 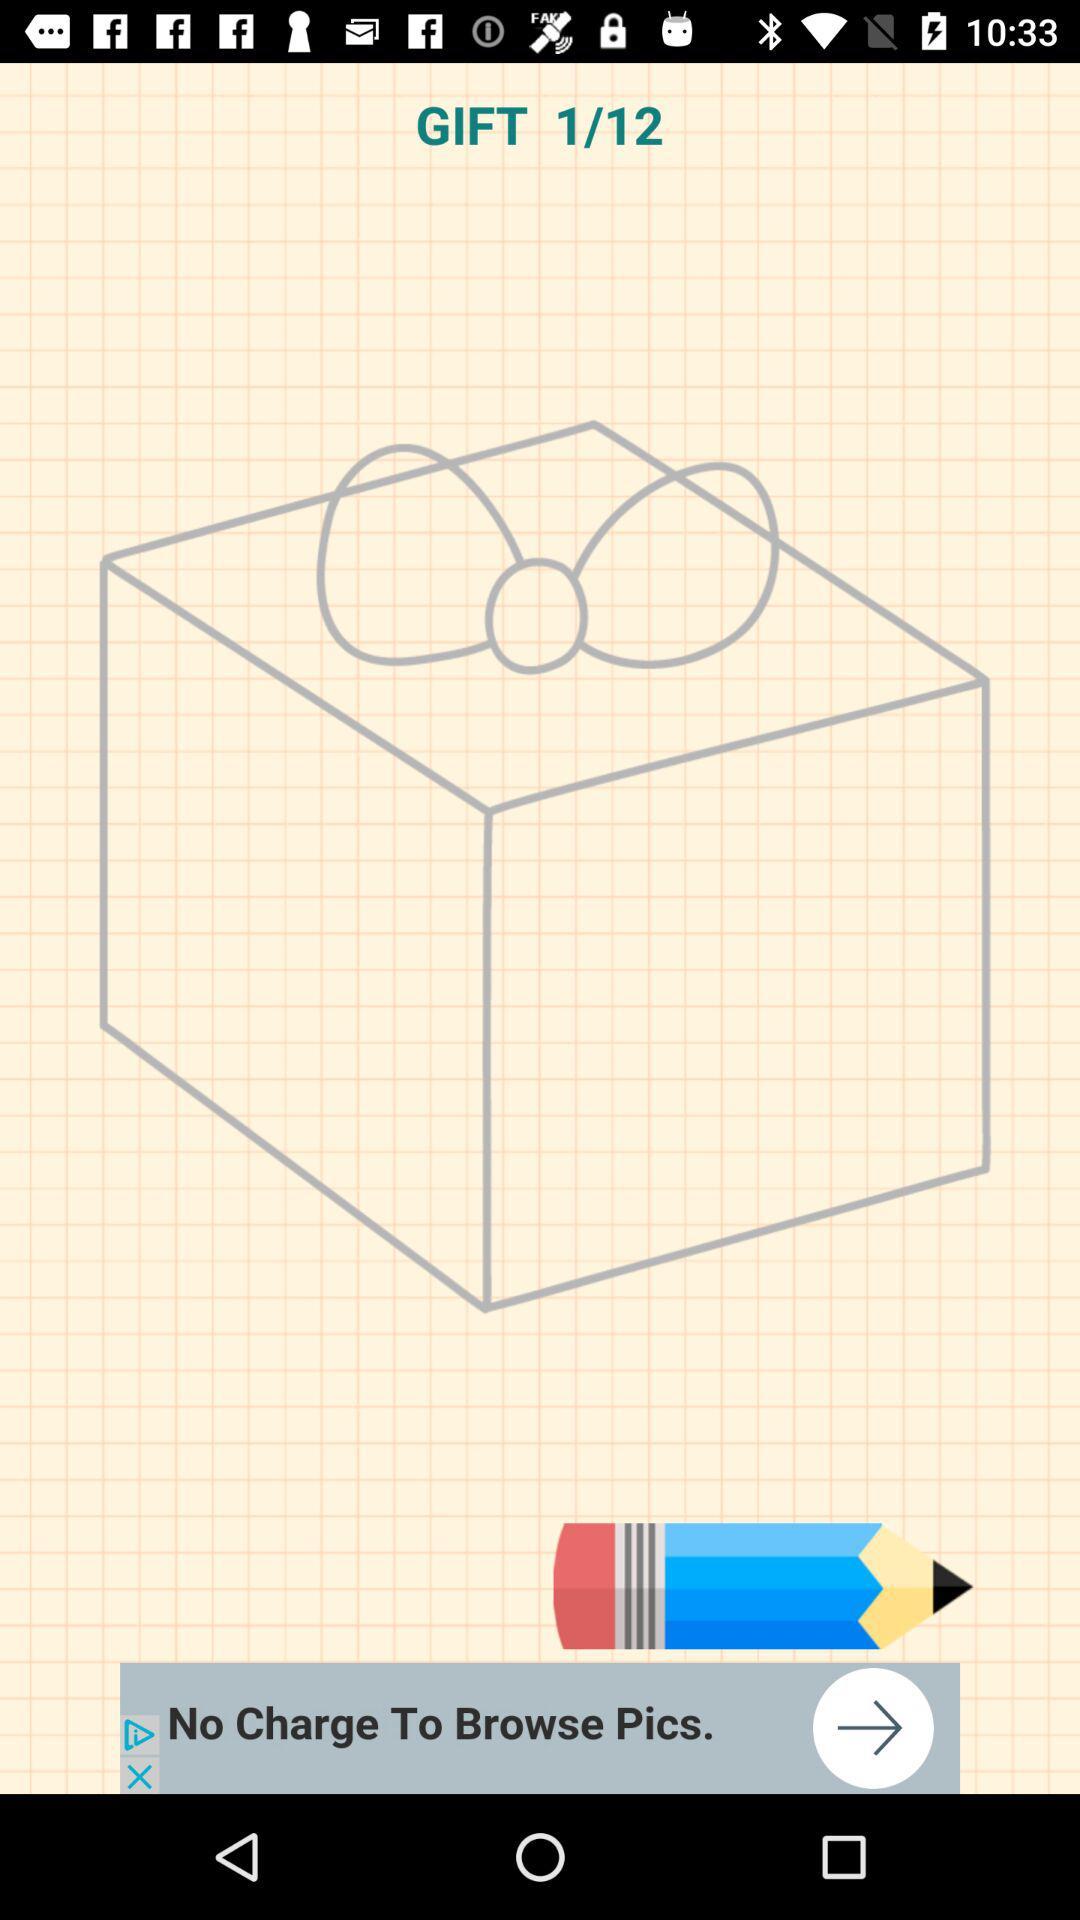 What do you see at coordinates (763, 1585) in the screenshot?
I see `choose pencil type` at bounding box center [763, 1585].